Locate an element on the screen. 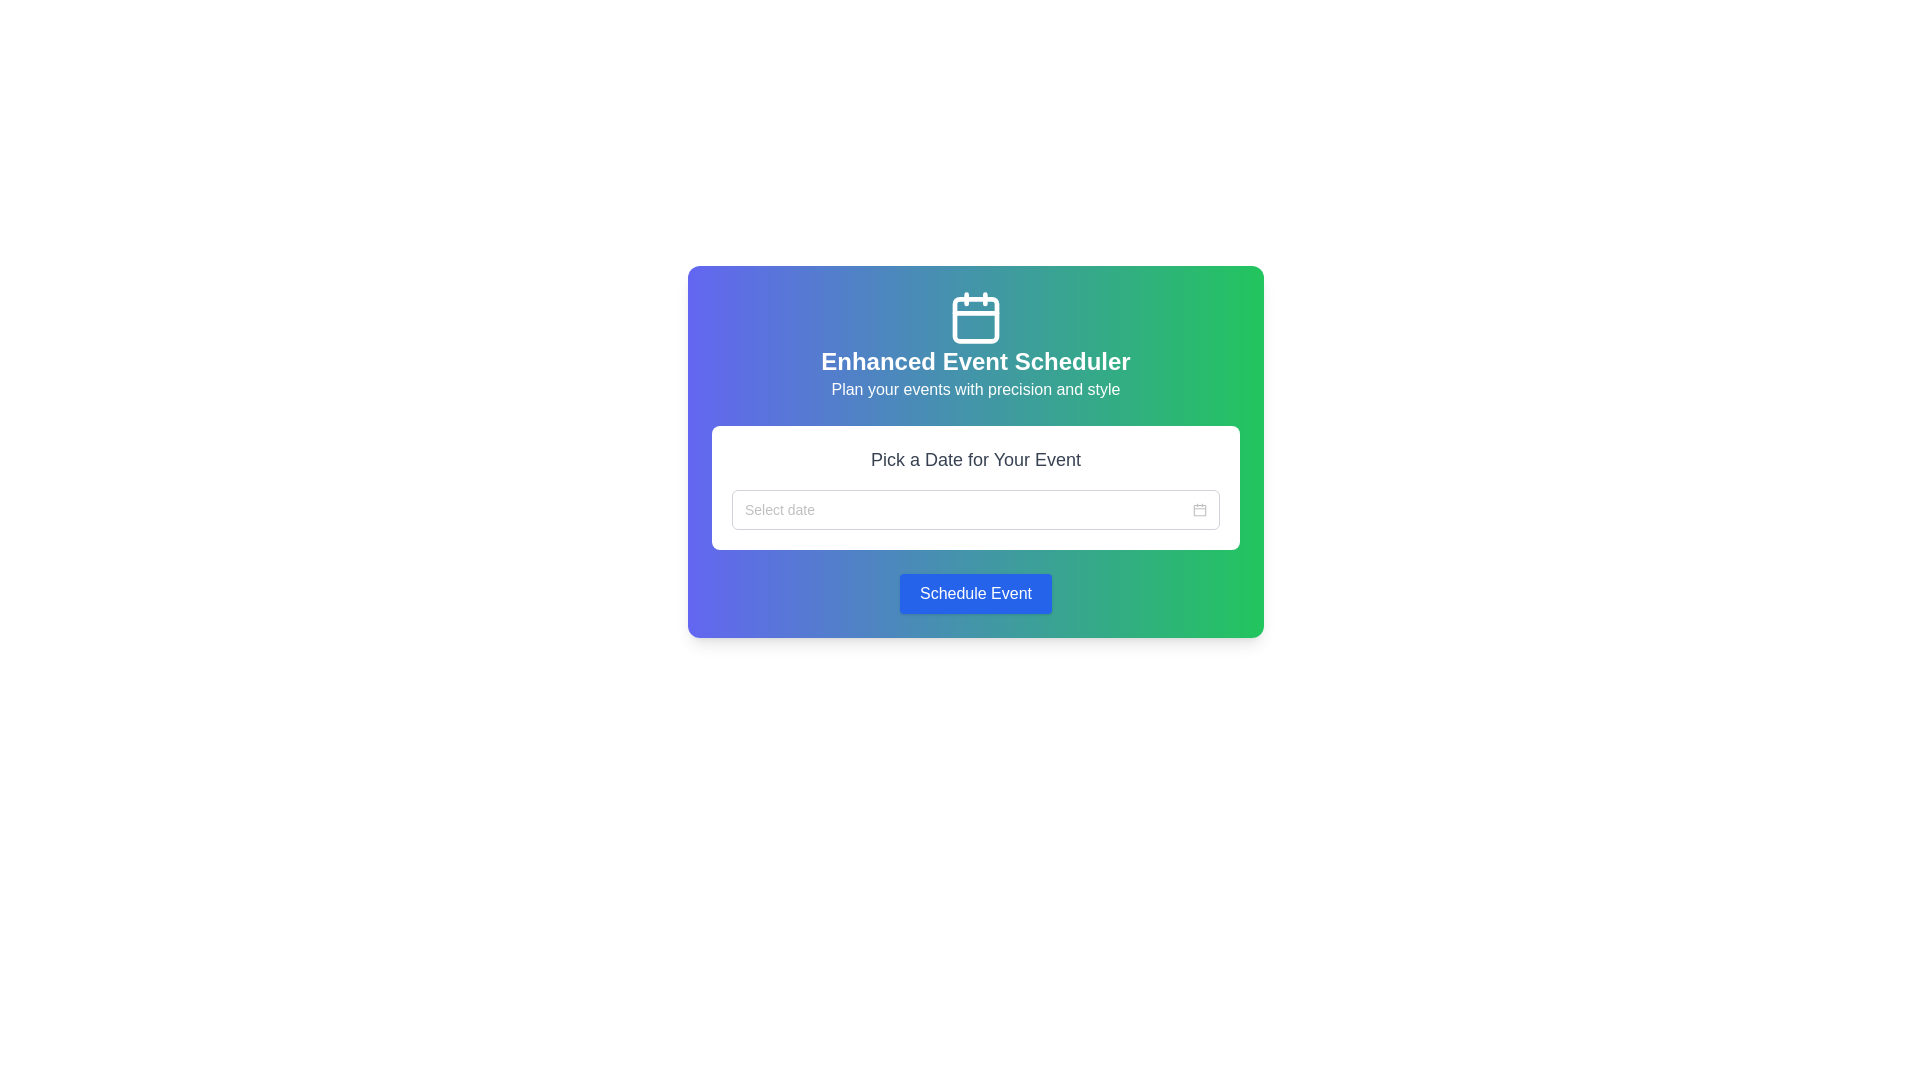  the Date Picker Input Field located below the header 'Pick a Date for Your Event' to start typing a date is located at coordinates (975, 508).